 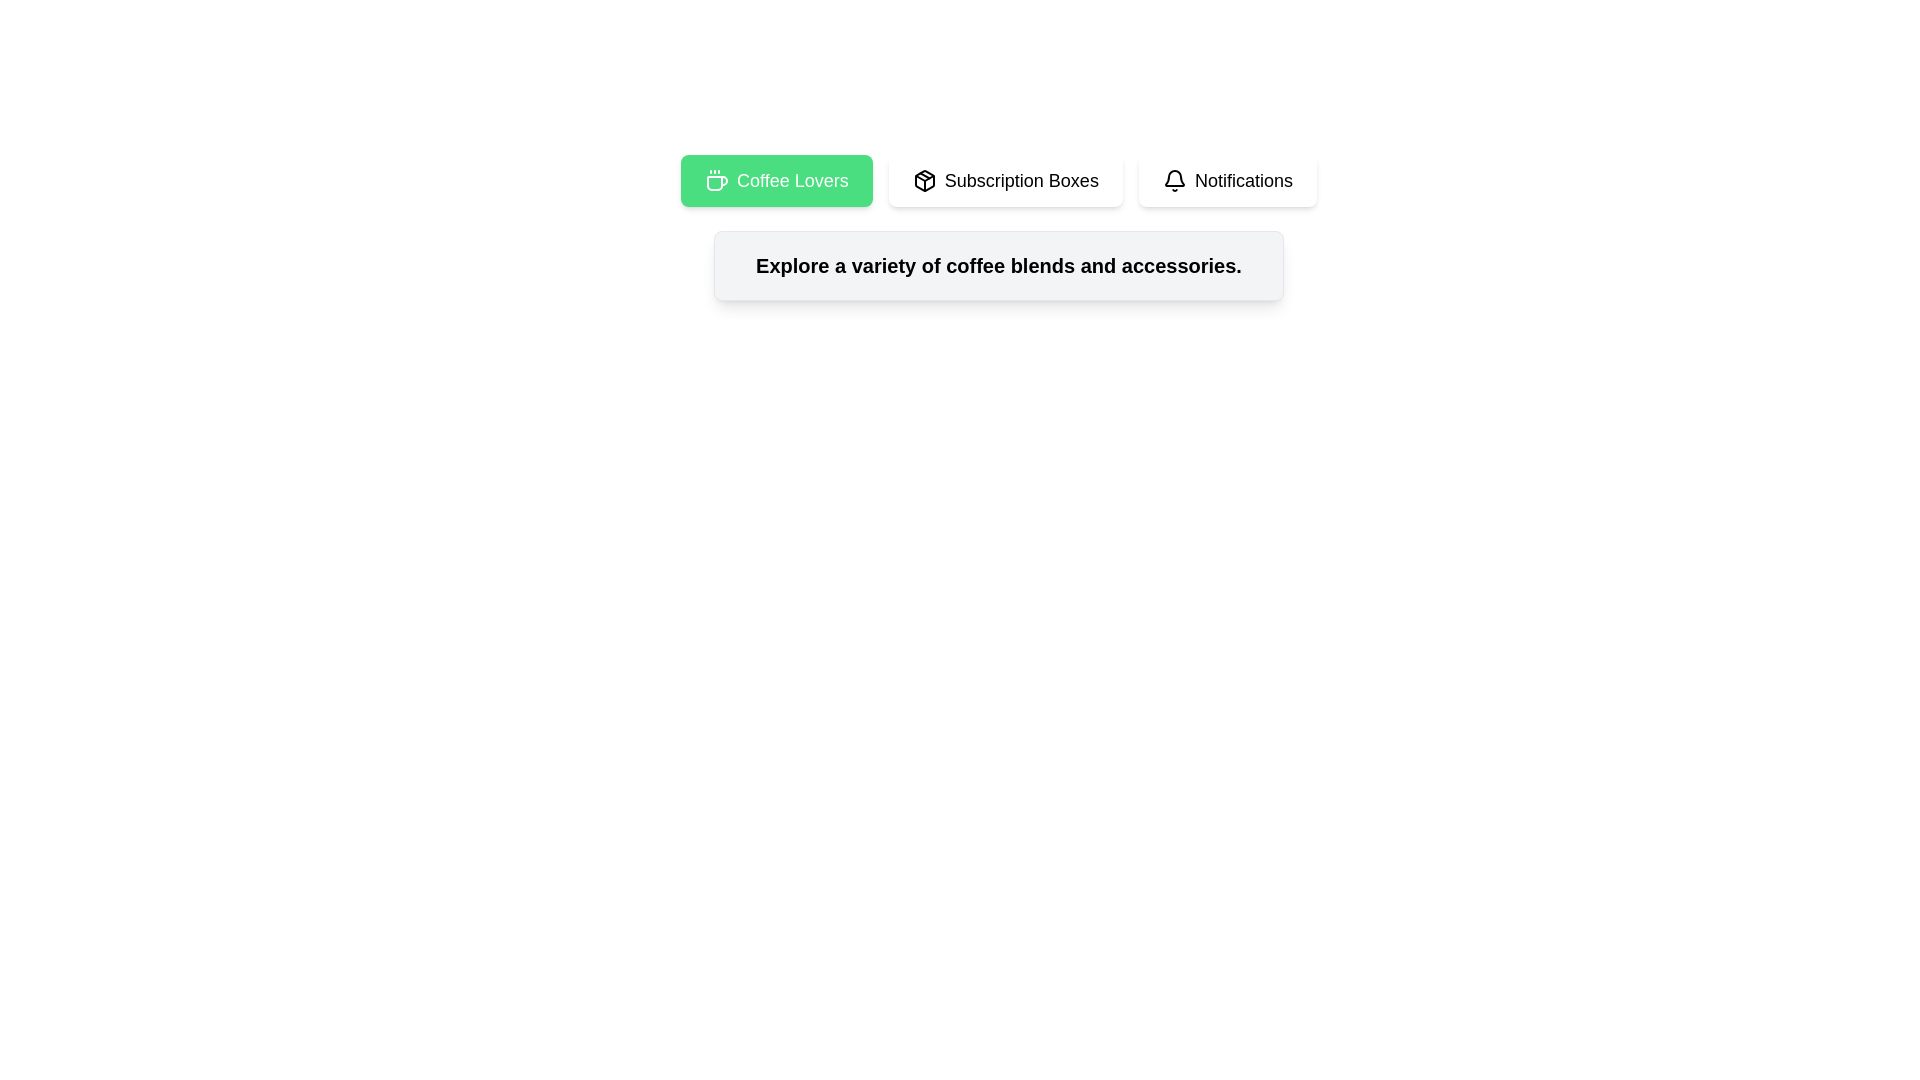 What do you see at coordinates (1021, 181) in the screenshot?
I see `the subscription box navigation button located in the center of the horizontal navigation bar, specifically the second button from the left, positioned between the 'Coffee Lovers' and 'Notifications' buttons` at bounding box center [1021, 181].